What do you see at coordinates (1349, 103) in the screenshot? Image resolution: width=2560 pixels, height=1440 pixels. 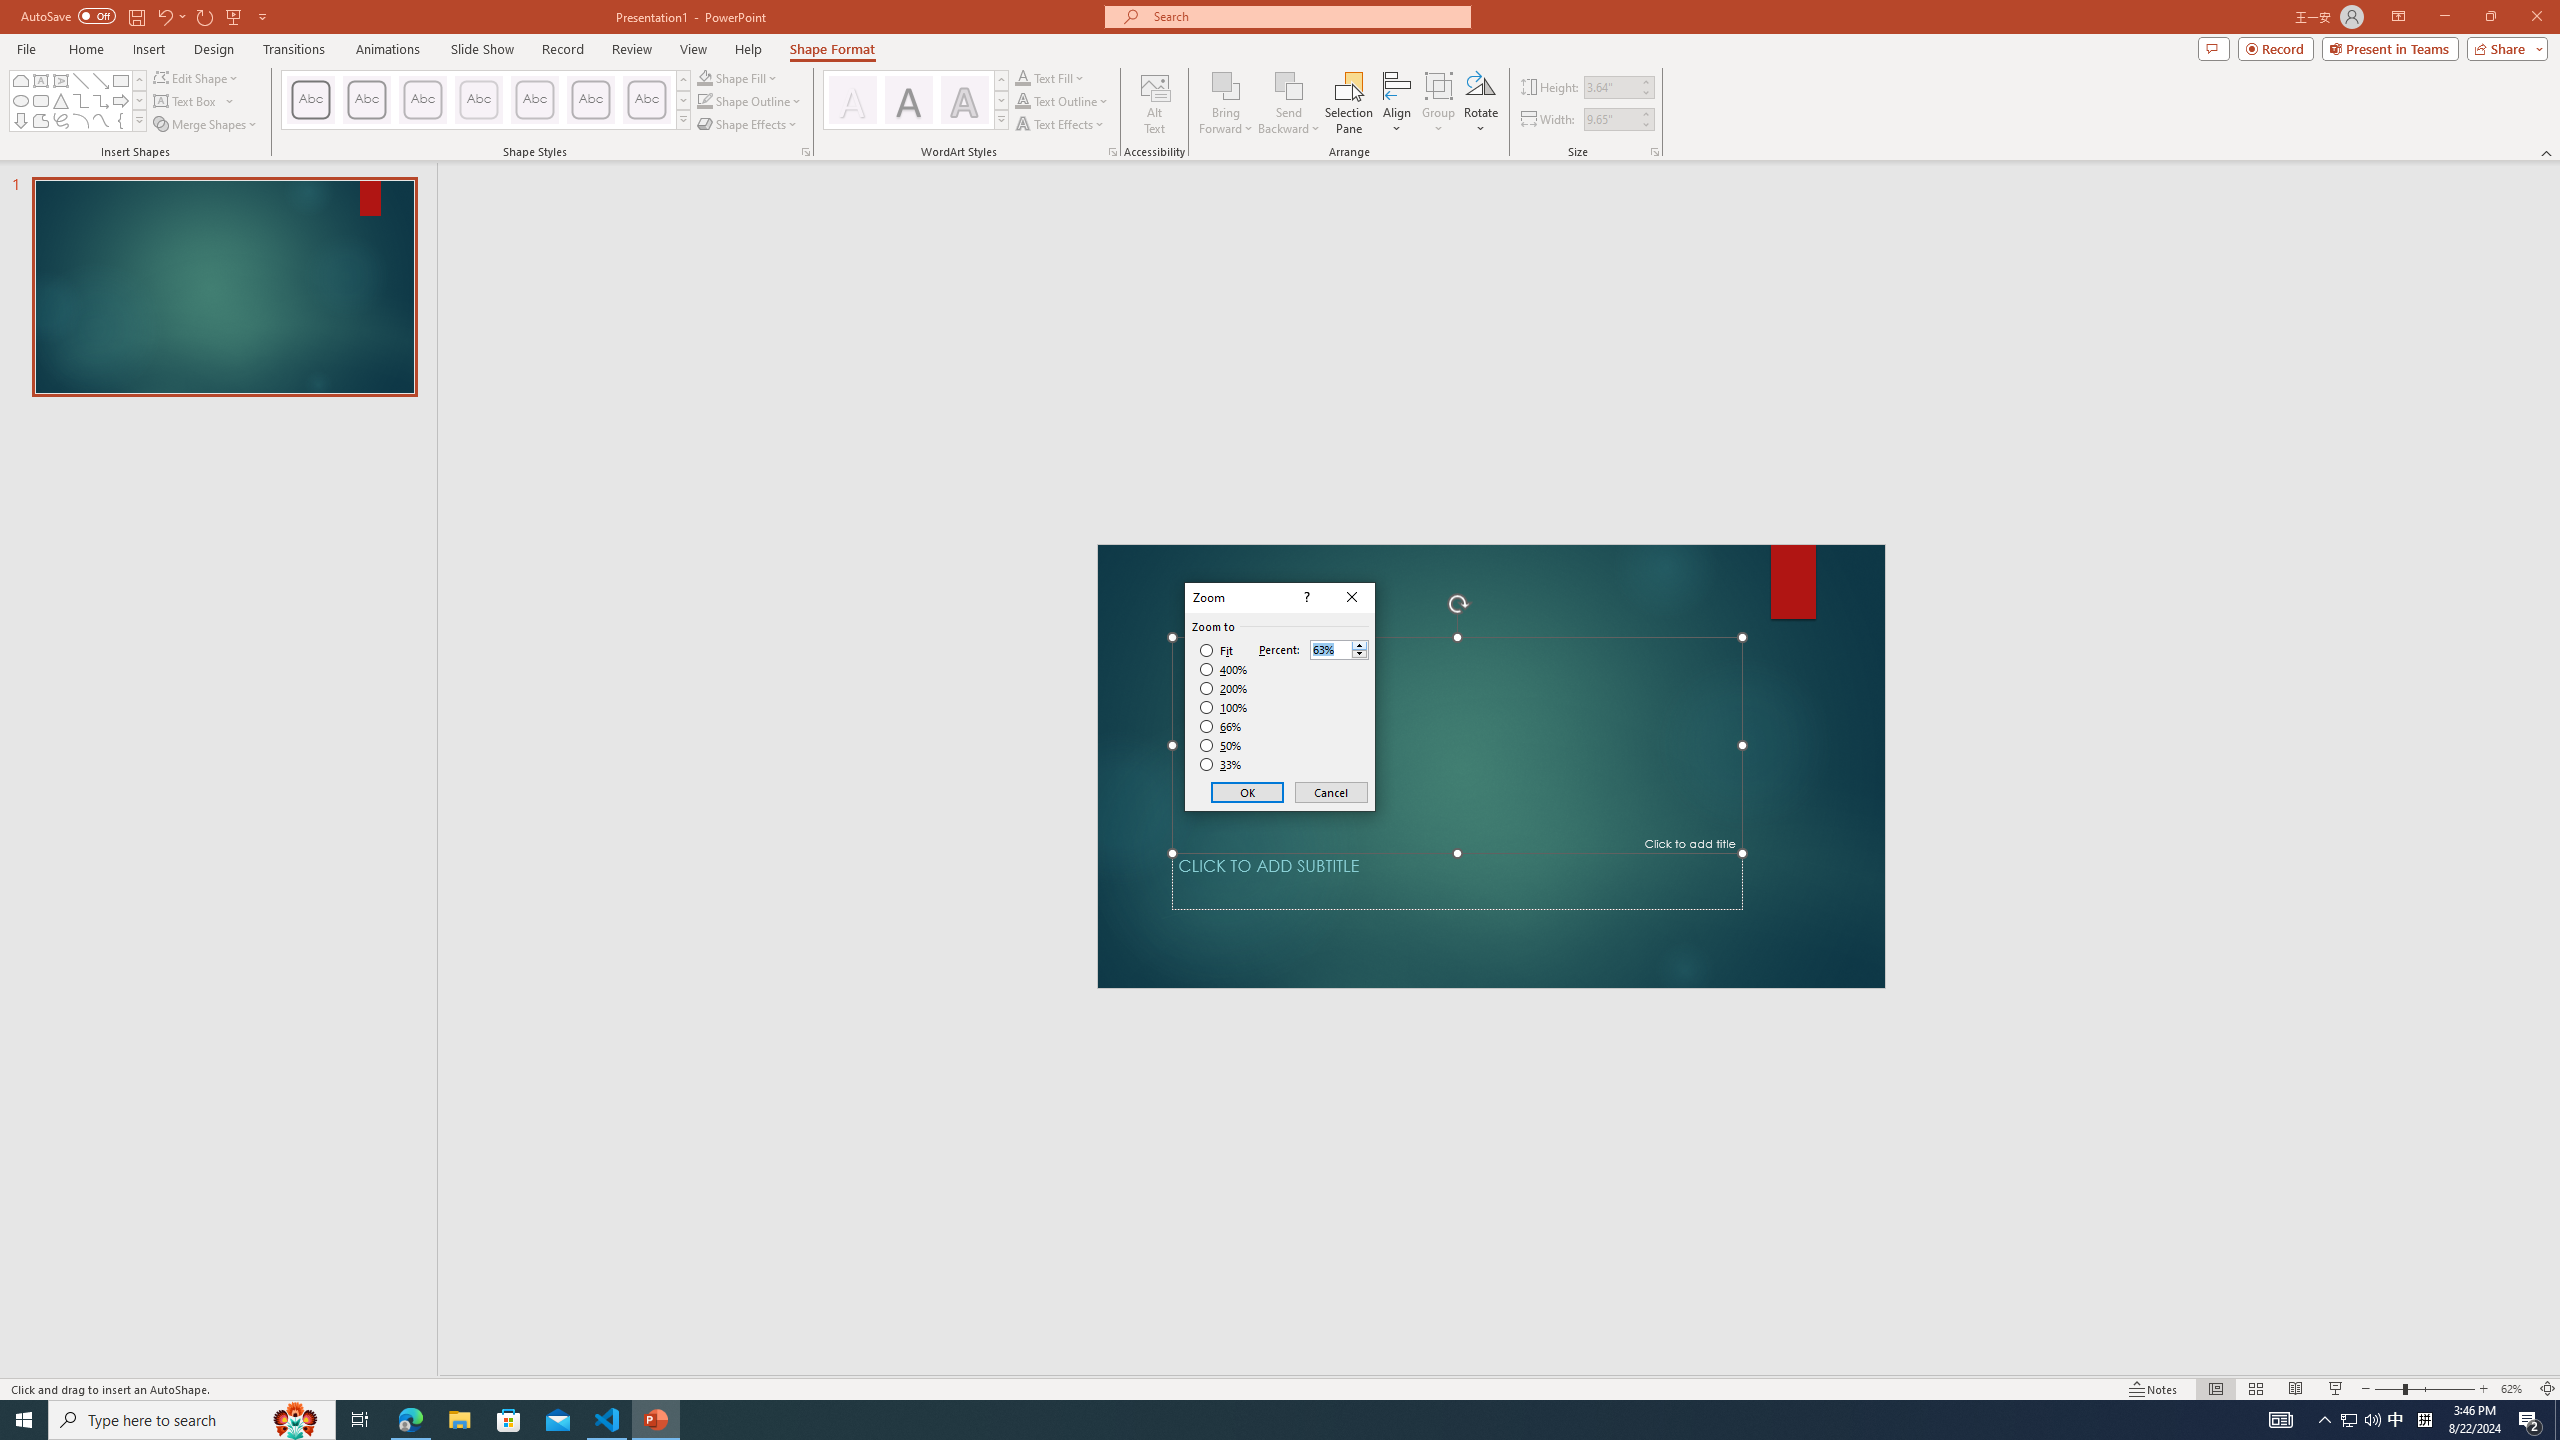 I see `'Selection Pane...'` at bounding box center [1349, 103].